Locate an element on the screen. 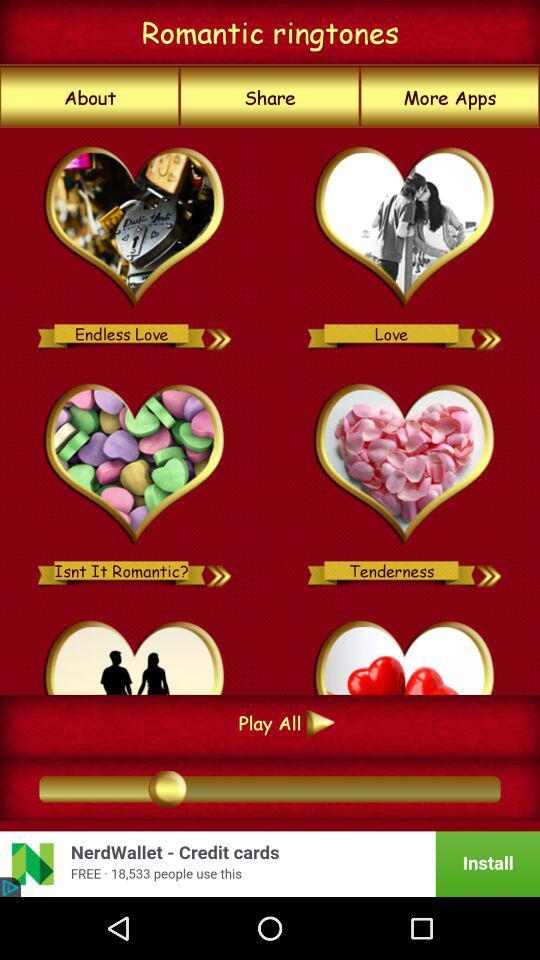 This screenshot has height=960, width=540. open page is located at coordinates (135, 228).